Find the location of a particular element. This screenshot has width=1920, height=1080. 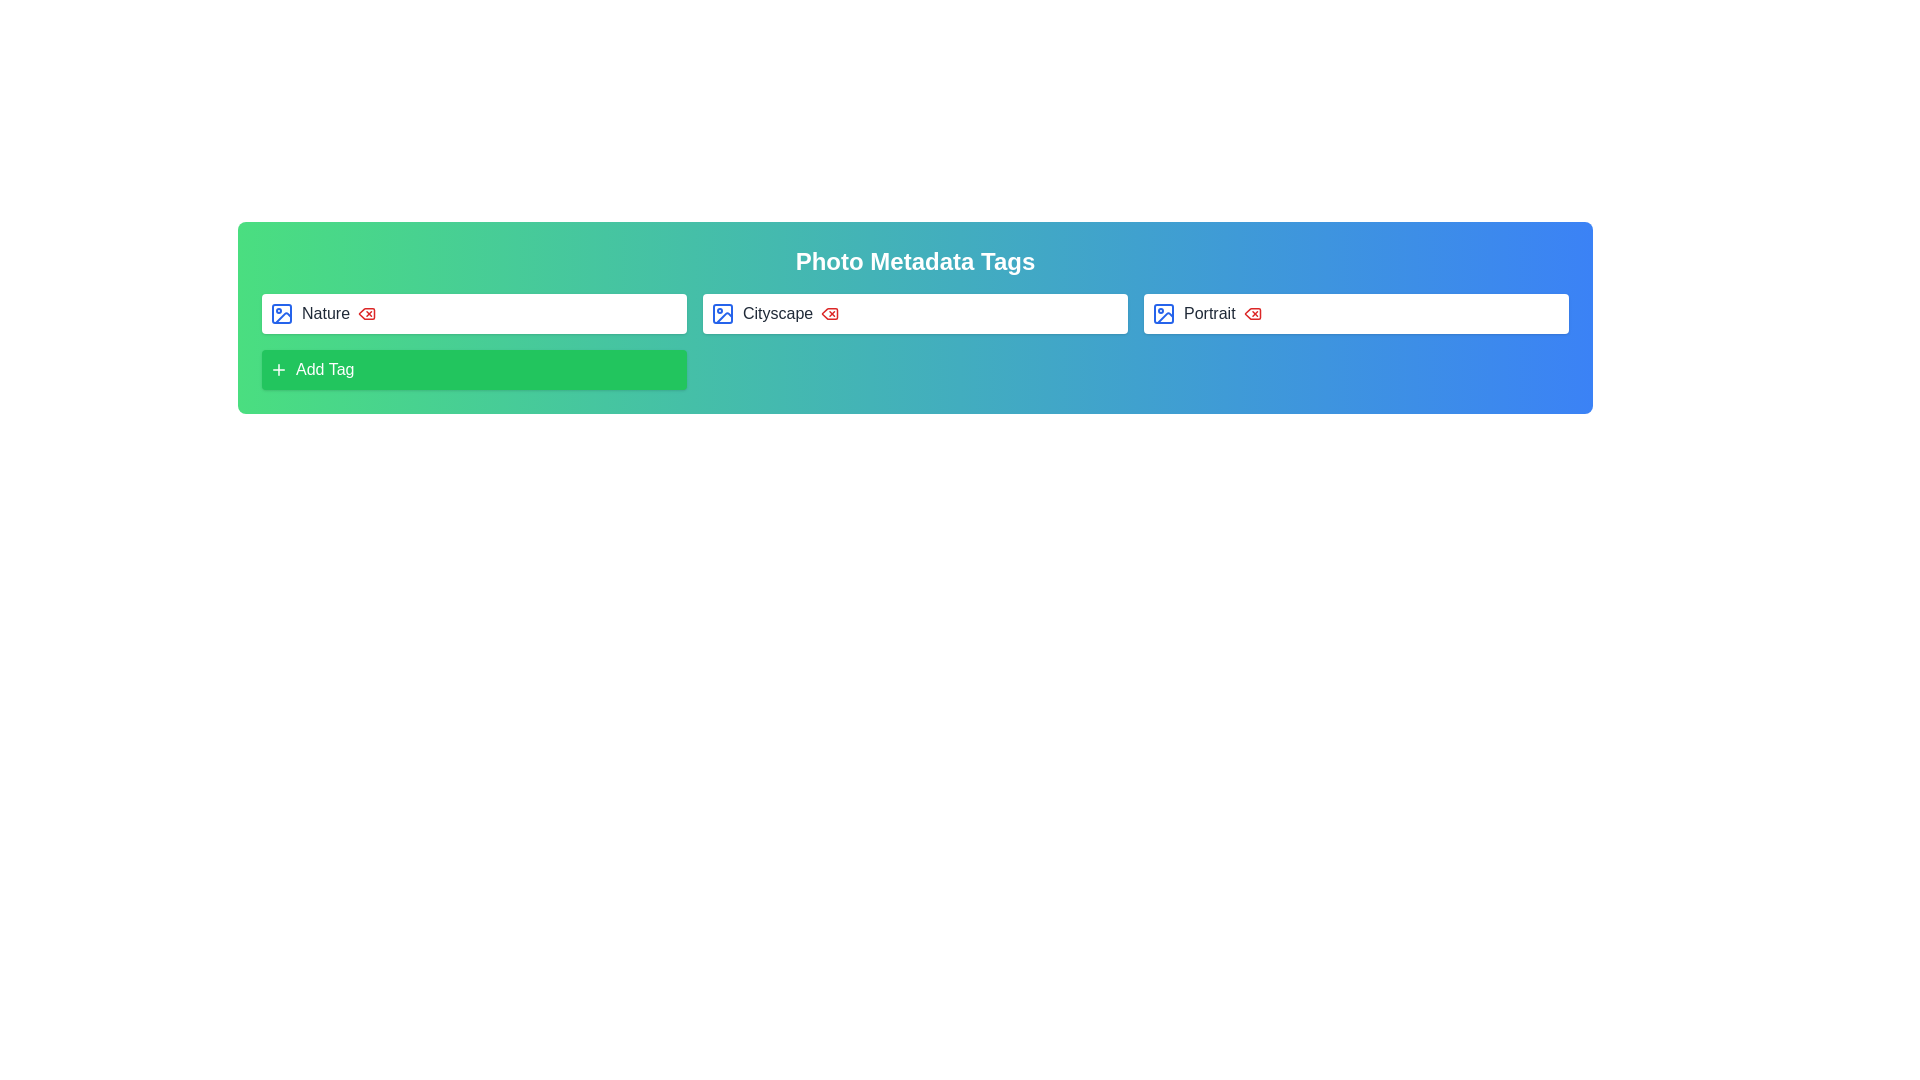

the plus sign SVG icon with a green background located inside the 'Add Tag' button is located at coordinates (277, 370).